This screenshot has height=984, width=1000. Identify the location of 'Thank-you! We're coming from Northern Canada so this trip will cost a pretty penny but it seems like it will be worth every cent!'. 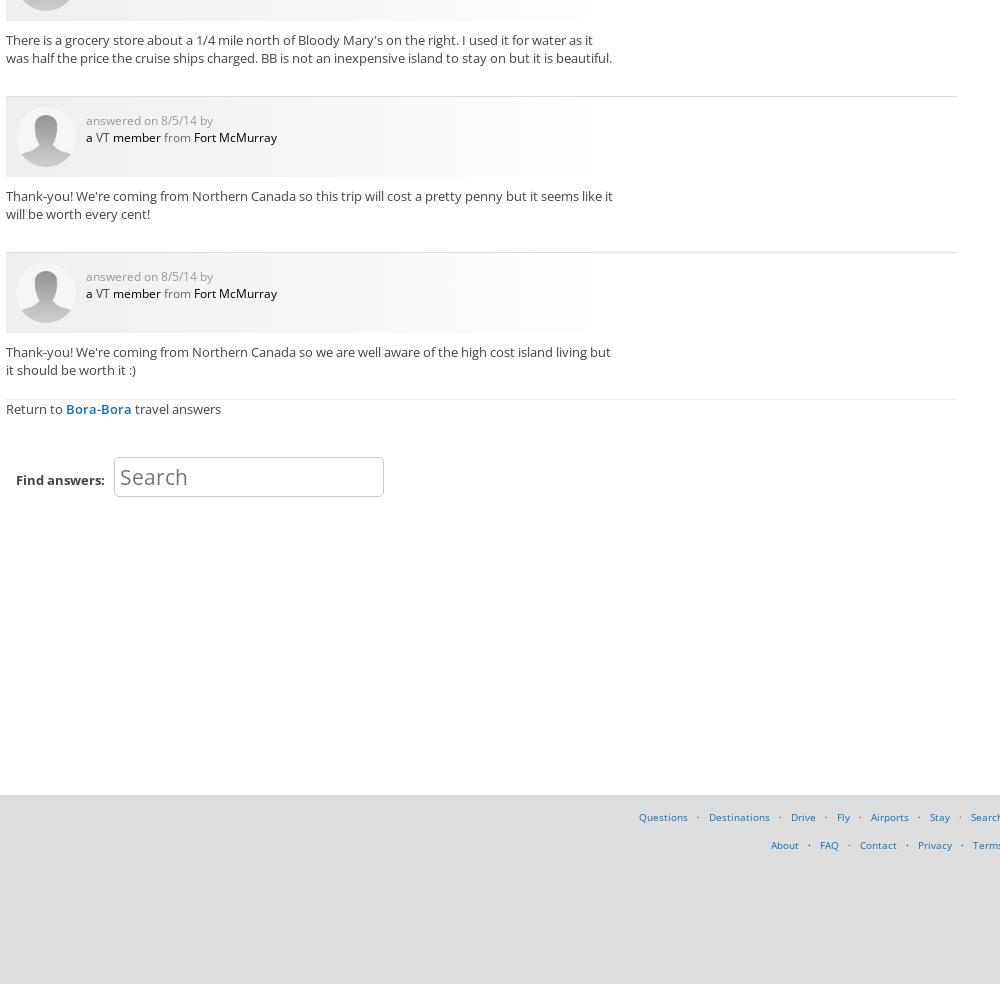
(309, 203).